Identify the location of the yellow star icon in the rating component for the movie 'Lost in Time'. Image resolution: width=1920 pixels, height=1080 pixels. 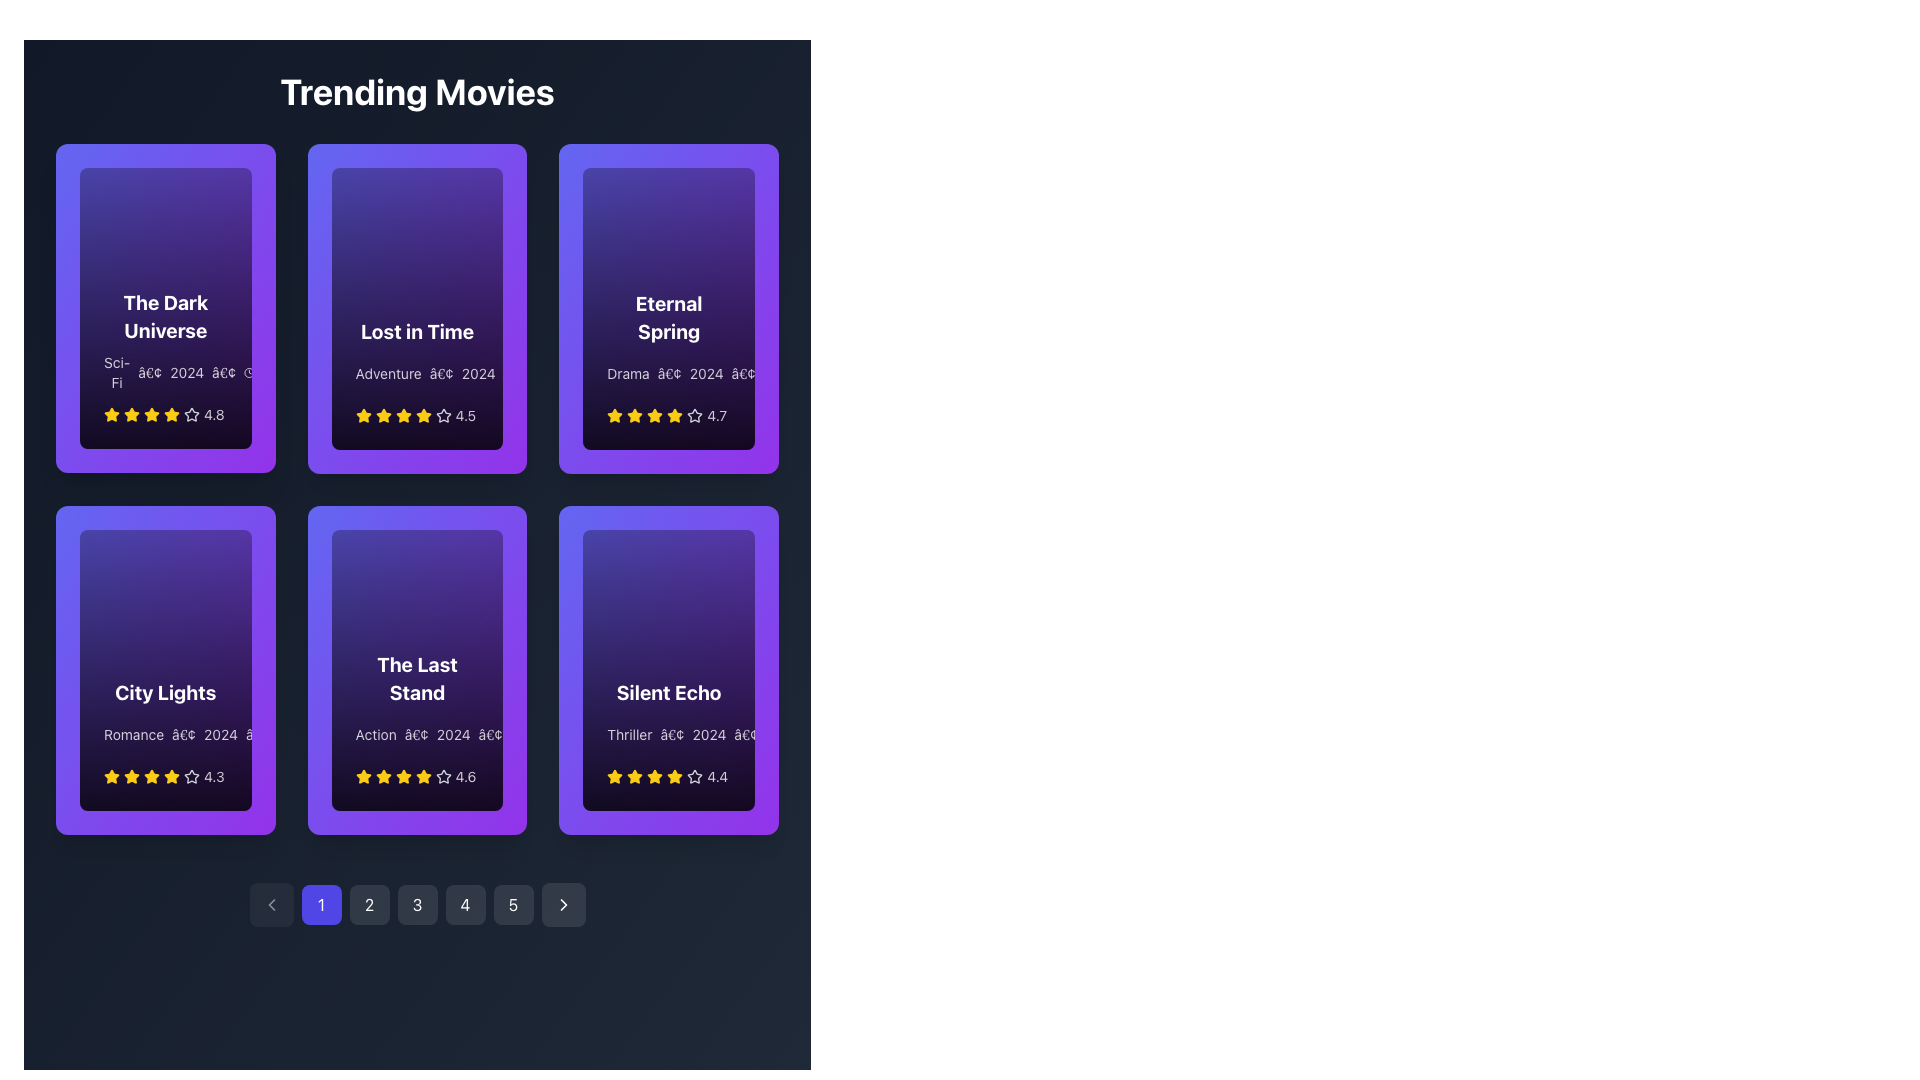
(402, 414).